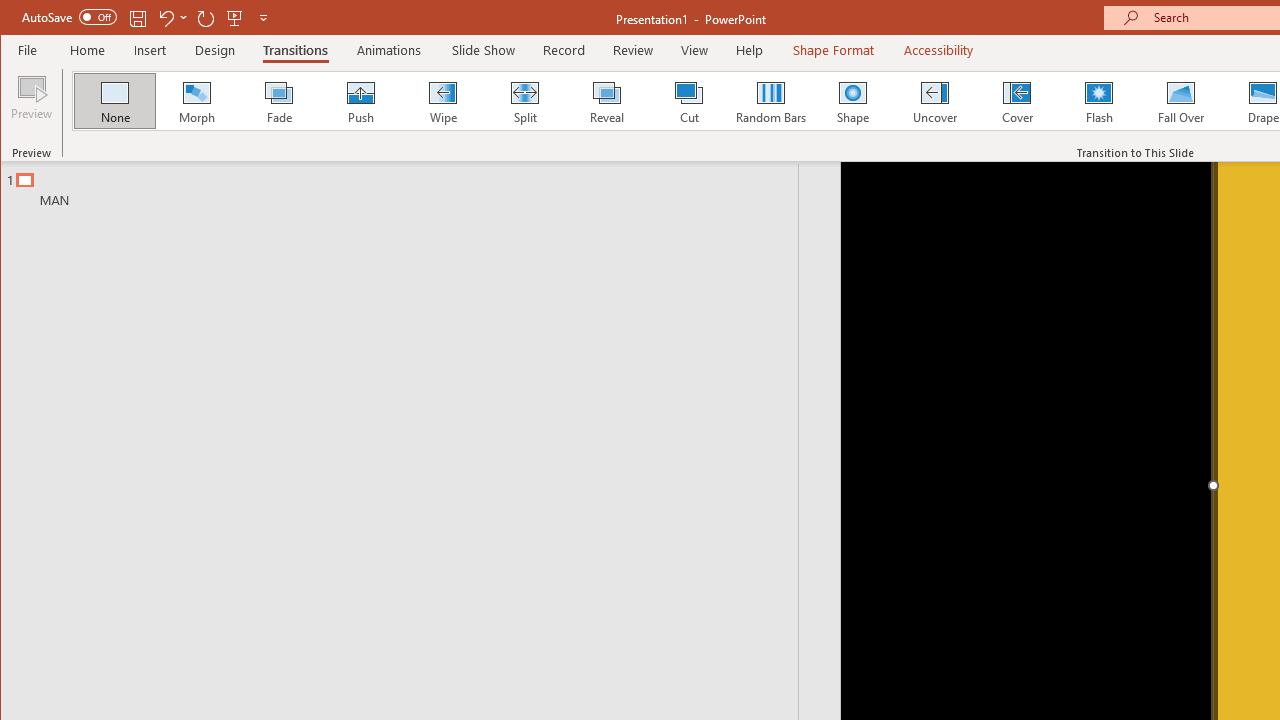 This screenshot has height=720, width=1280. Describe the element at coordinates (562, 49) in the screenshot. I see `'Record'` at that location.